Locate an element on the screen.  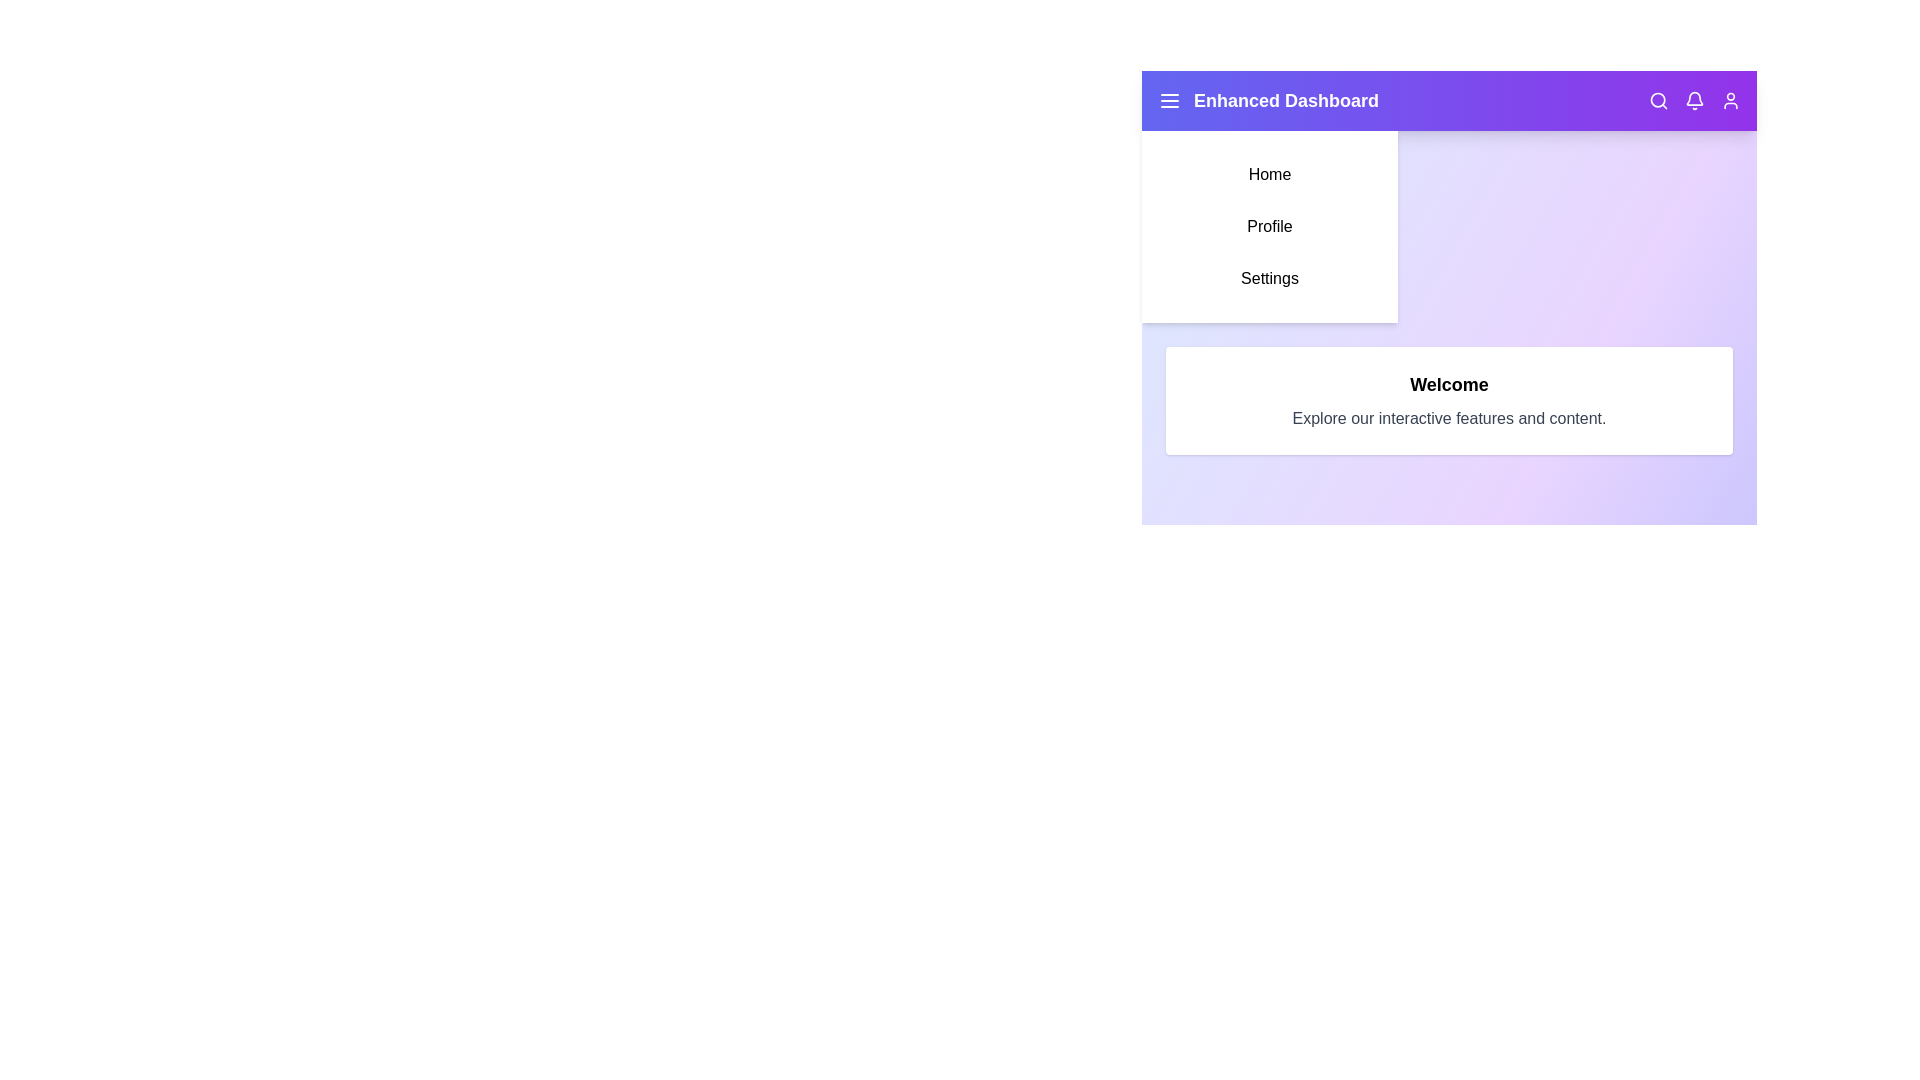
the main content section to interact with it is located at coordinates (1449, 401).